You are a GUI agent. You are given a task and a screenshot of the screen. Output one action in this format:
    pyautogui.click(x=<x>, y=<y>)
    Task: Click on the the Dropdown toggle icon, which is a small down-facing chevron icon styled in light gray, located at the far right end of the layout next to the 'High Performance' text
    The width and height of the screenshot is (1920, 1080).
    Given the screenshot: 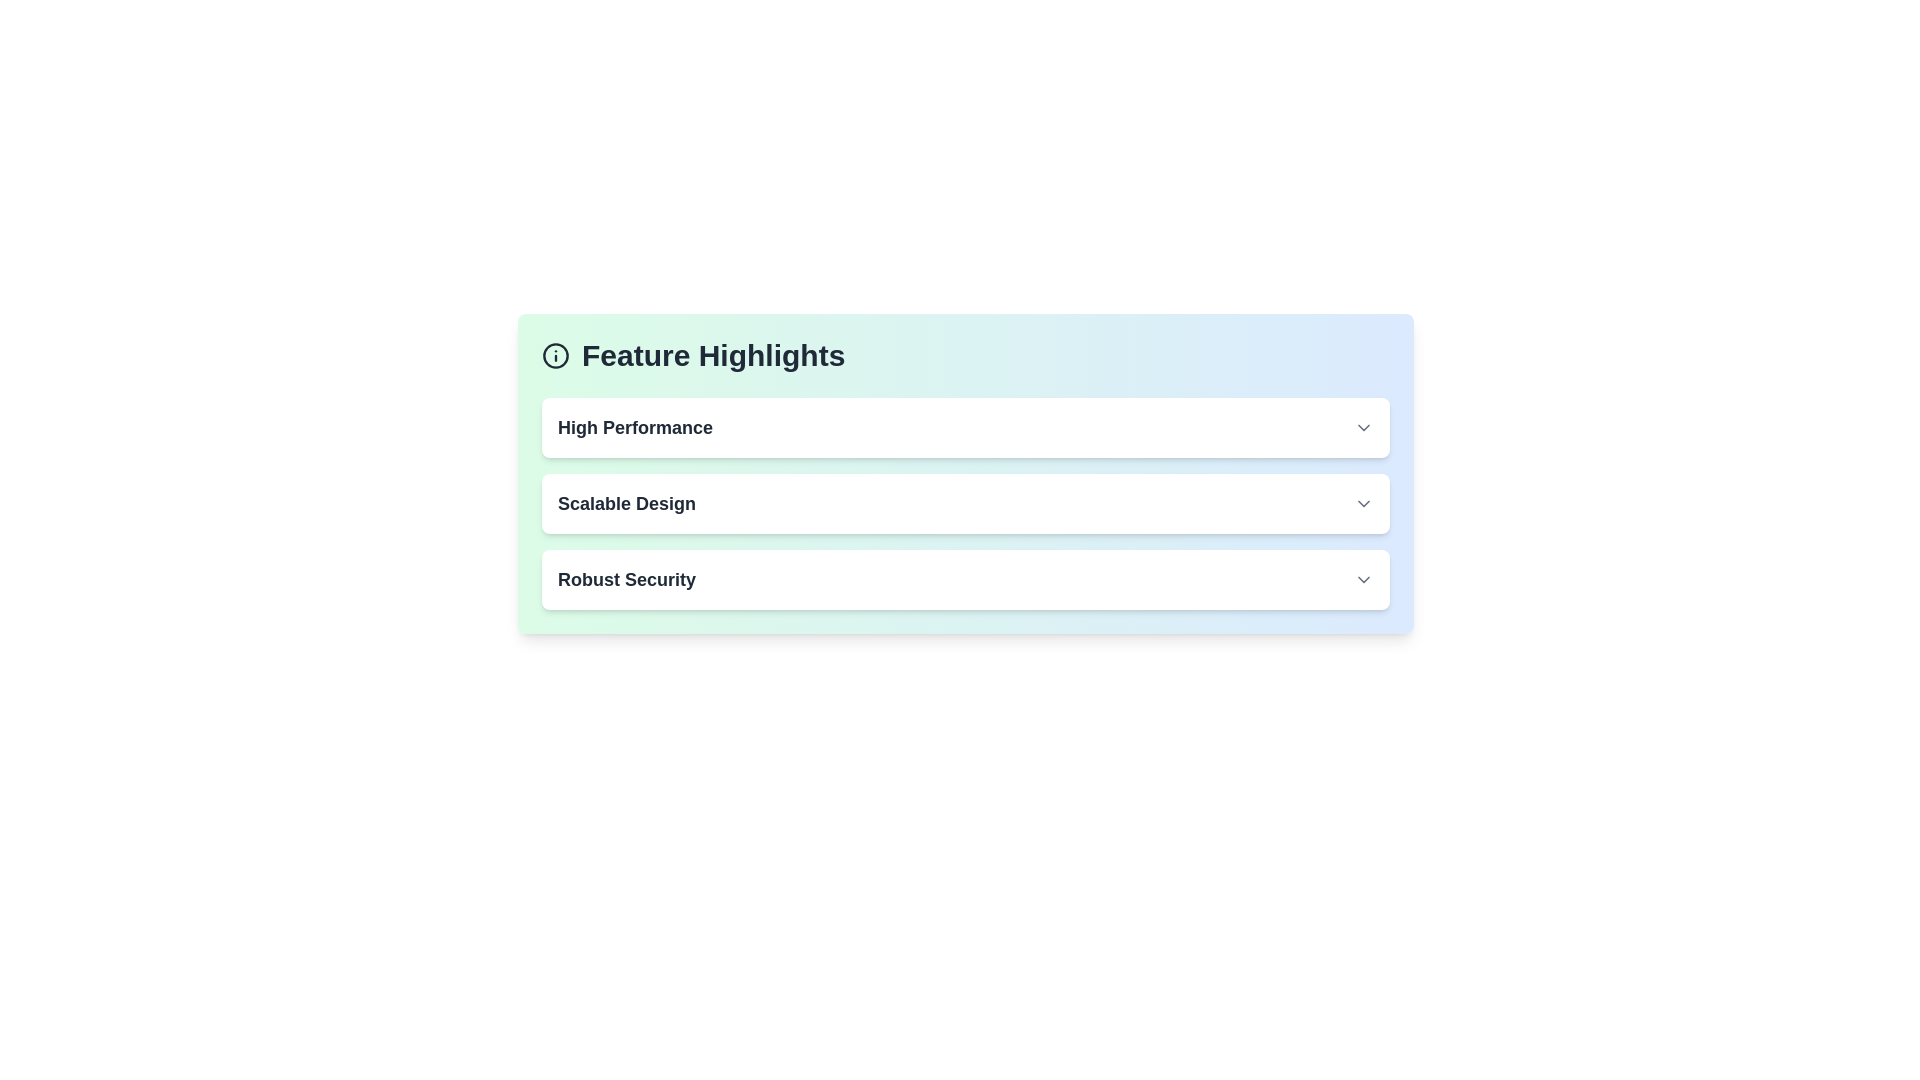 What is the action you would take?
    pyautogui.click(x=1362, y=427)
    